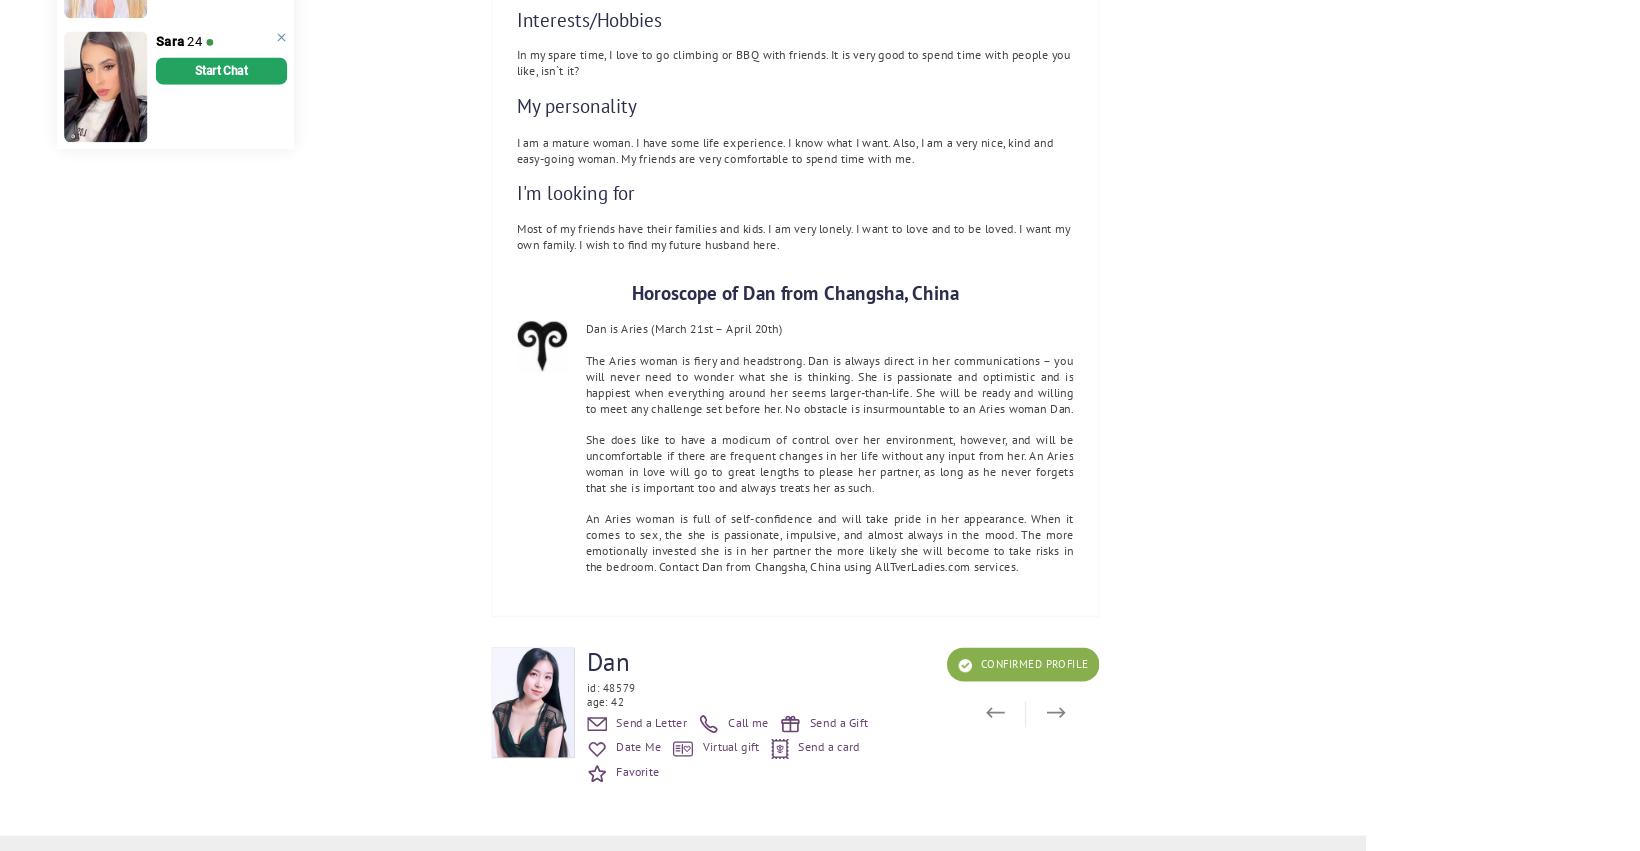 The width and height of the screenshot is (1640, 851). What do you see at coordinates (746, 720) in the screenshot?
I see `'Call me'` at bounding box center [746, 720].